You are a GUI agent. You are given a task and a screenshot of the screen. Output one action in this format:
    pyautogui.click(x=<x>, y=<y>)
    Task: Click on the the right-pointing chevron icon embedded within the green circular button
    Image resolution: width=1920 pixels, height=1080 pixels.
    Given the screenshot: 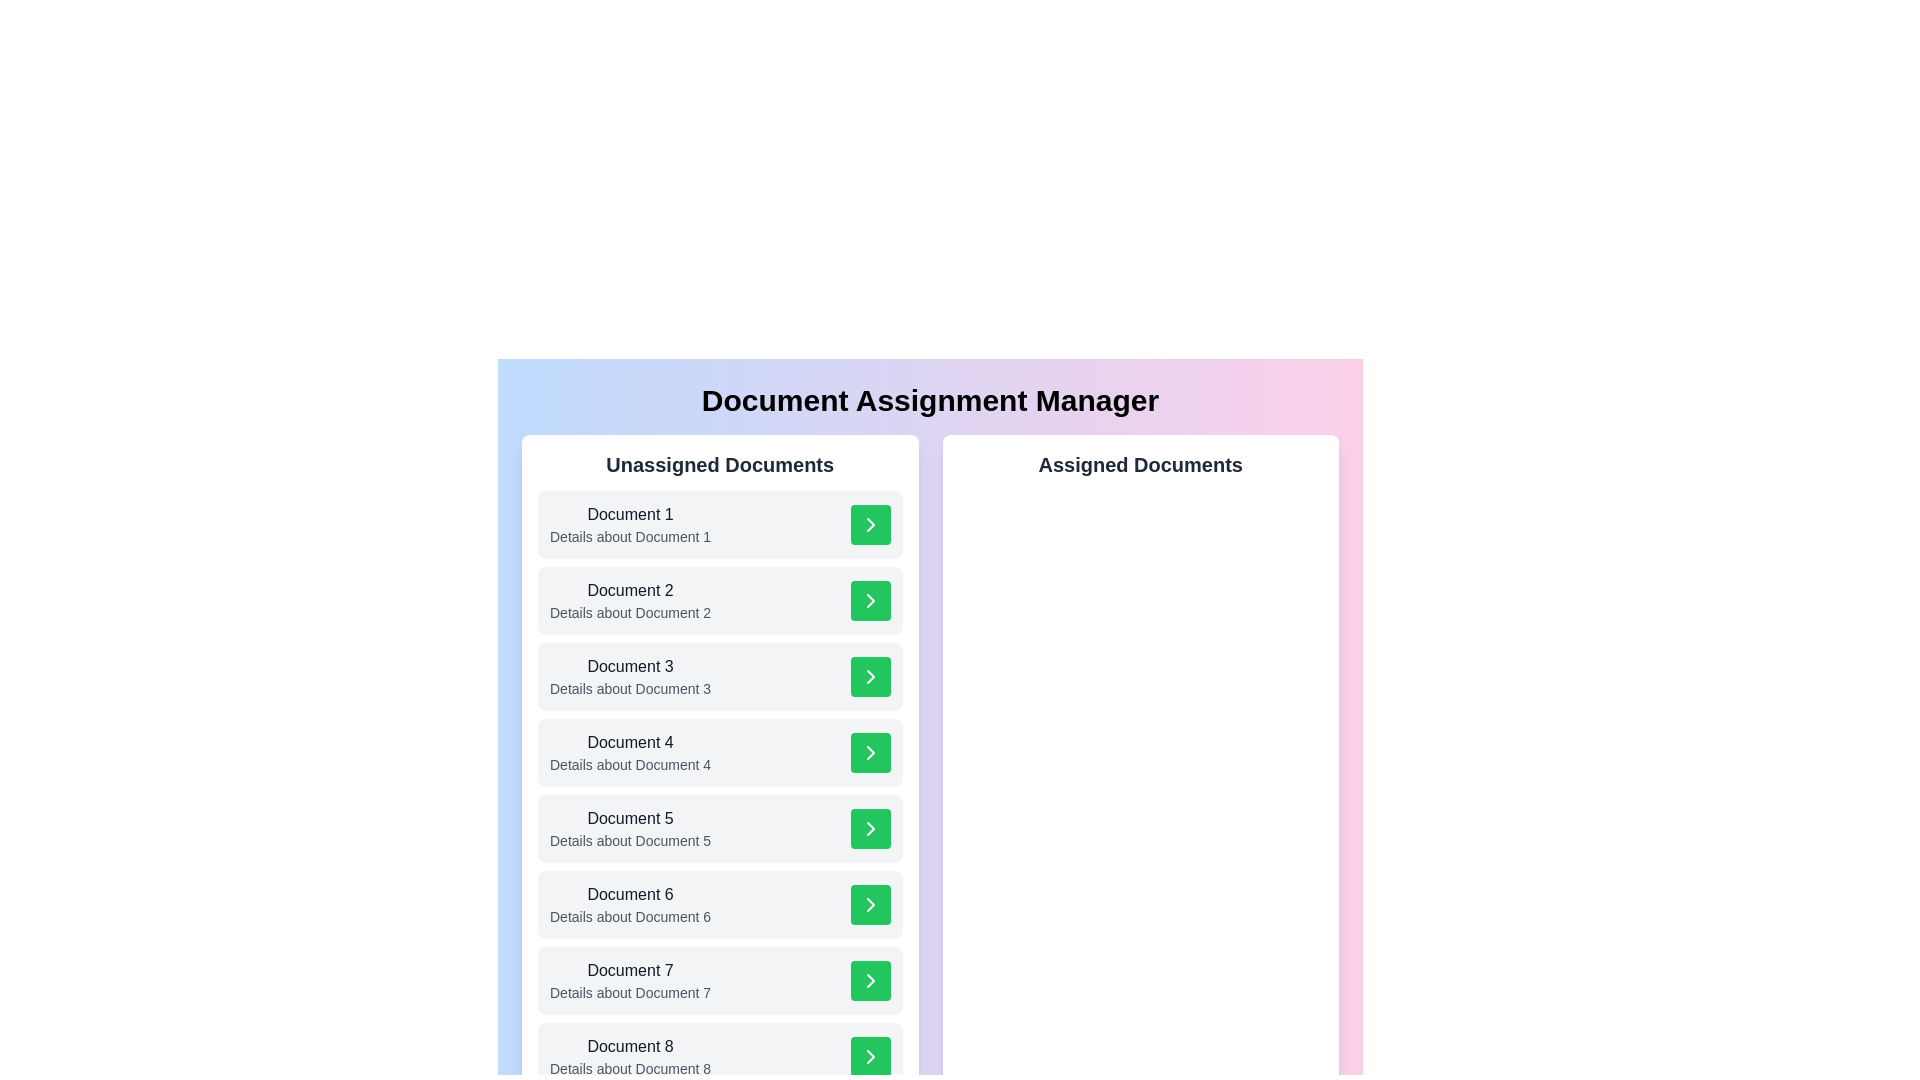 What is the action you would take?
    pyautogui.click(x=870, y=600)
    